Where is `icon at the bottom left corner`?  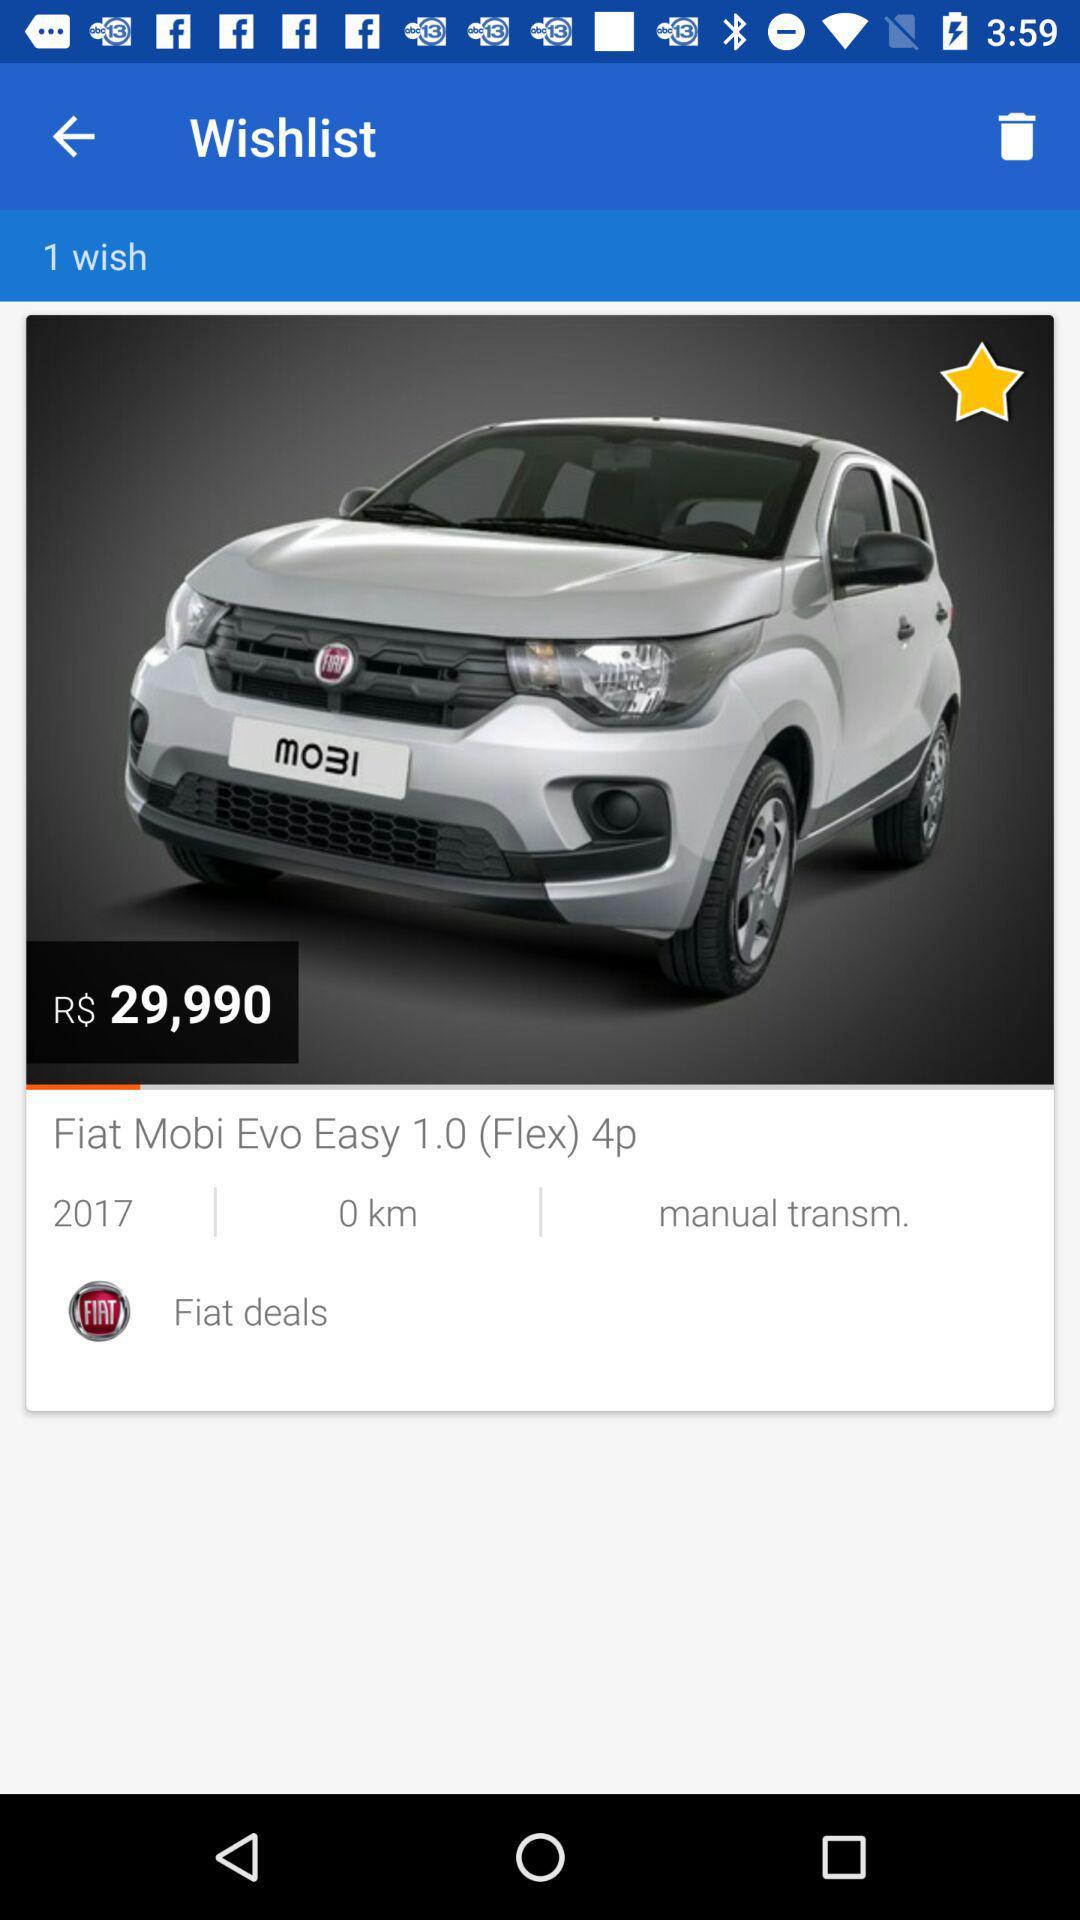
icon at the bottom left corner is located at coordinates (99, 1310).